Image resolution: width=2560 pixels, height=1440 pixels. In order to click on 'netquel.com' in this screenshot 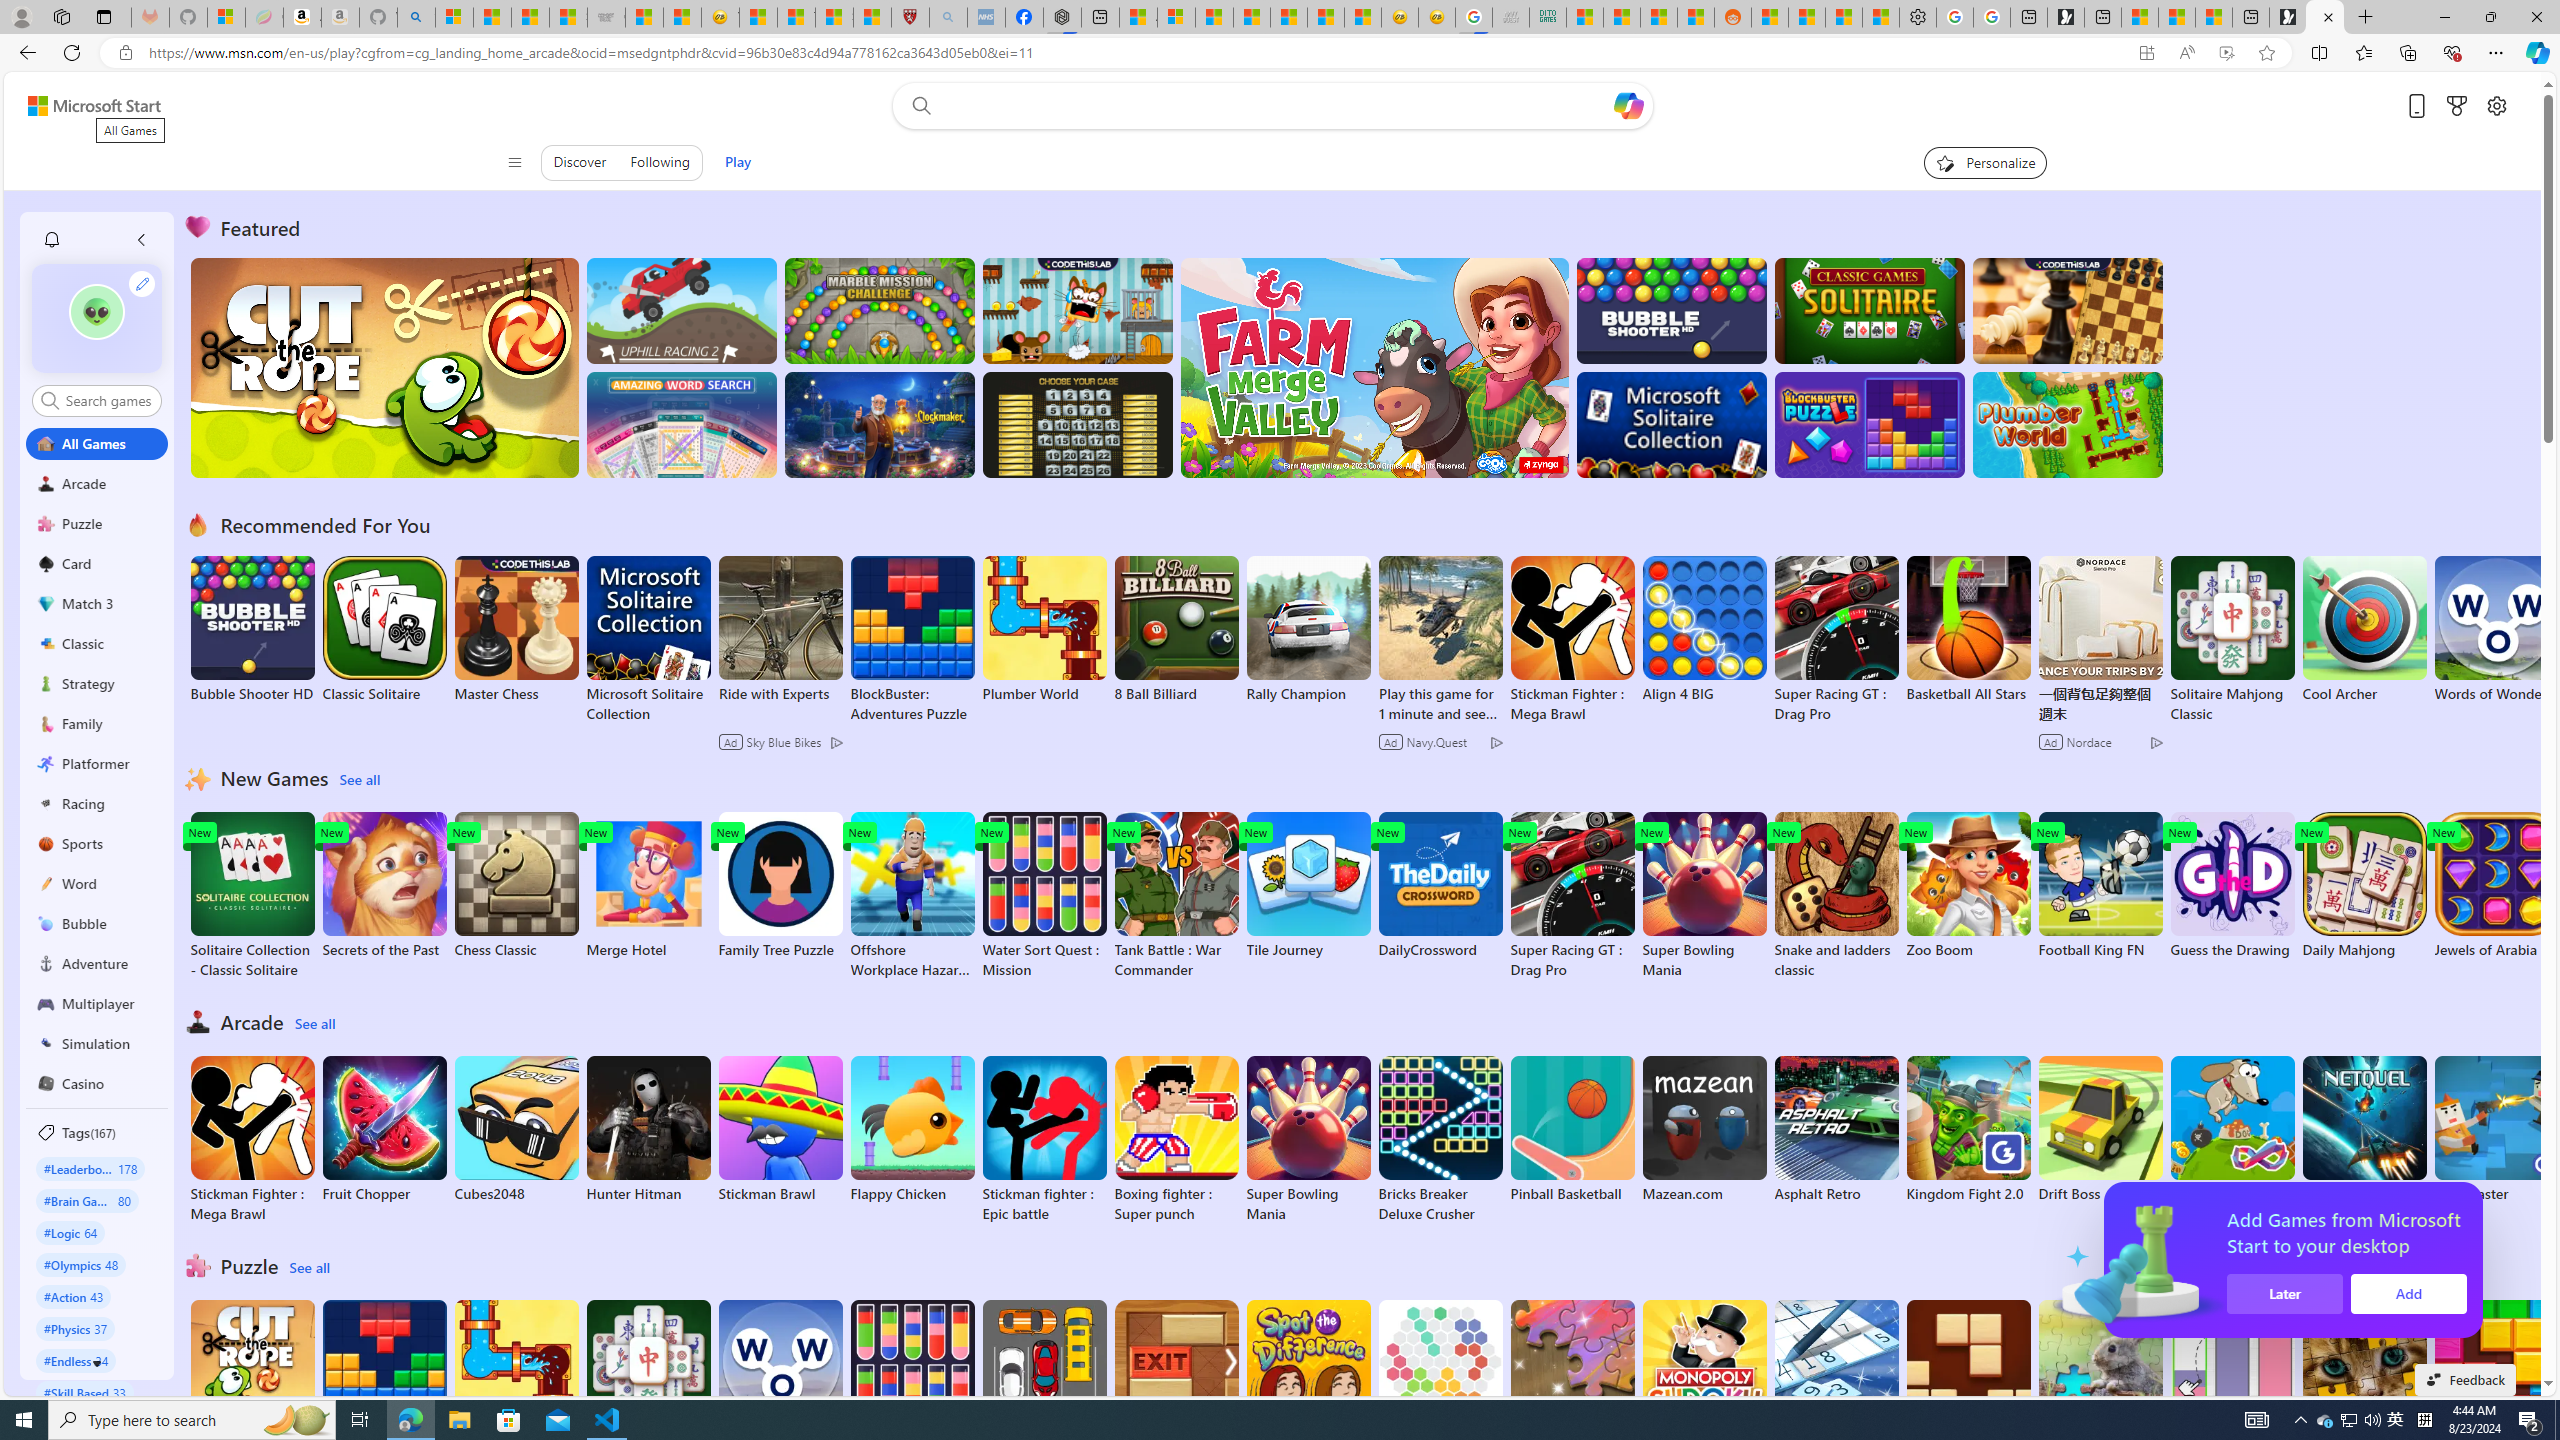, I will do `click(2364, 1129)`.